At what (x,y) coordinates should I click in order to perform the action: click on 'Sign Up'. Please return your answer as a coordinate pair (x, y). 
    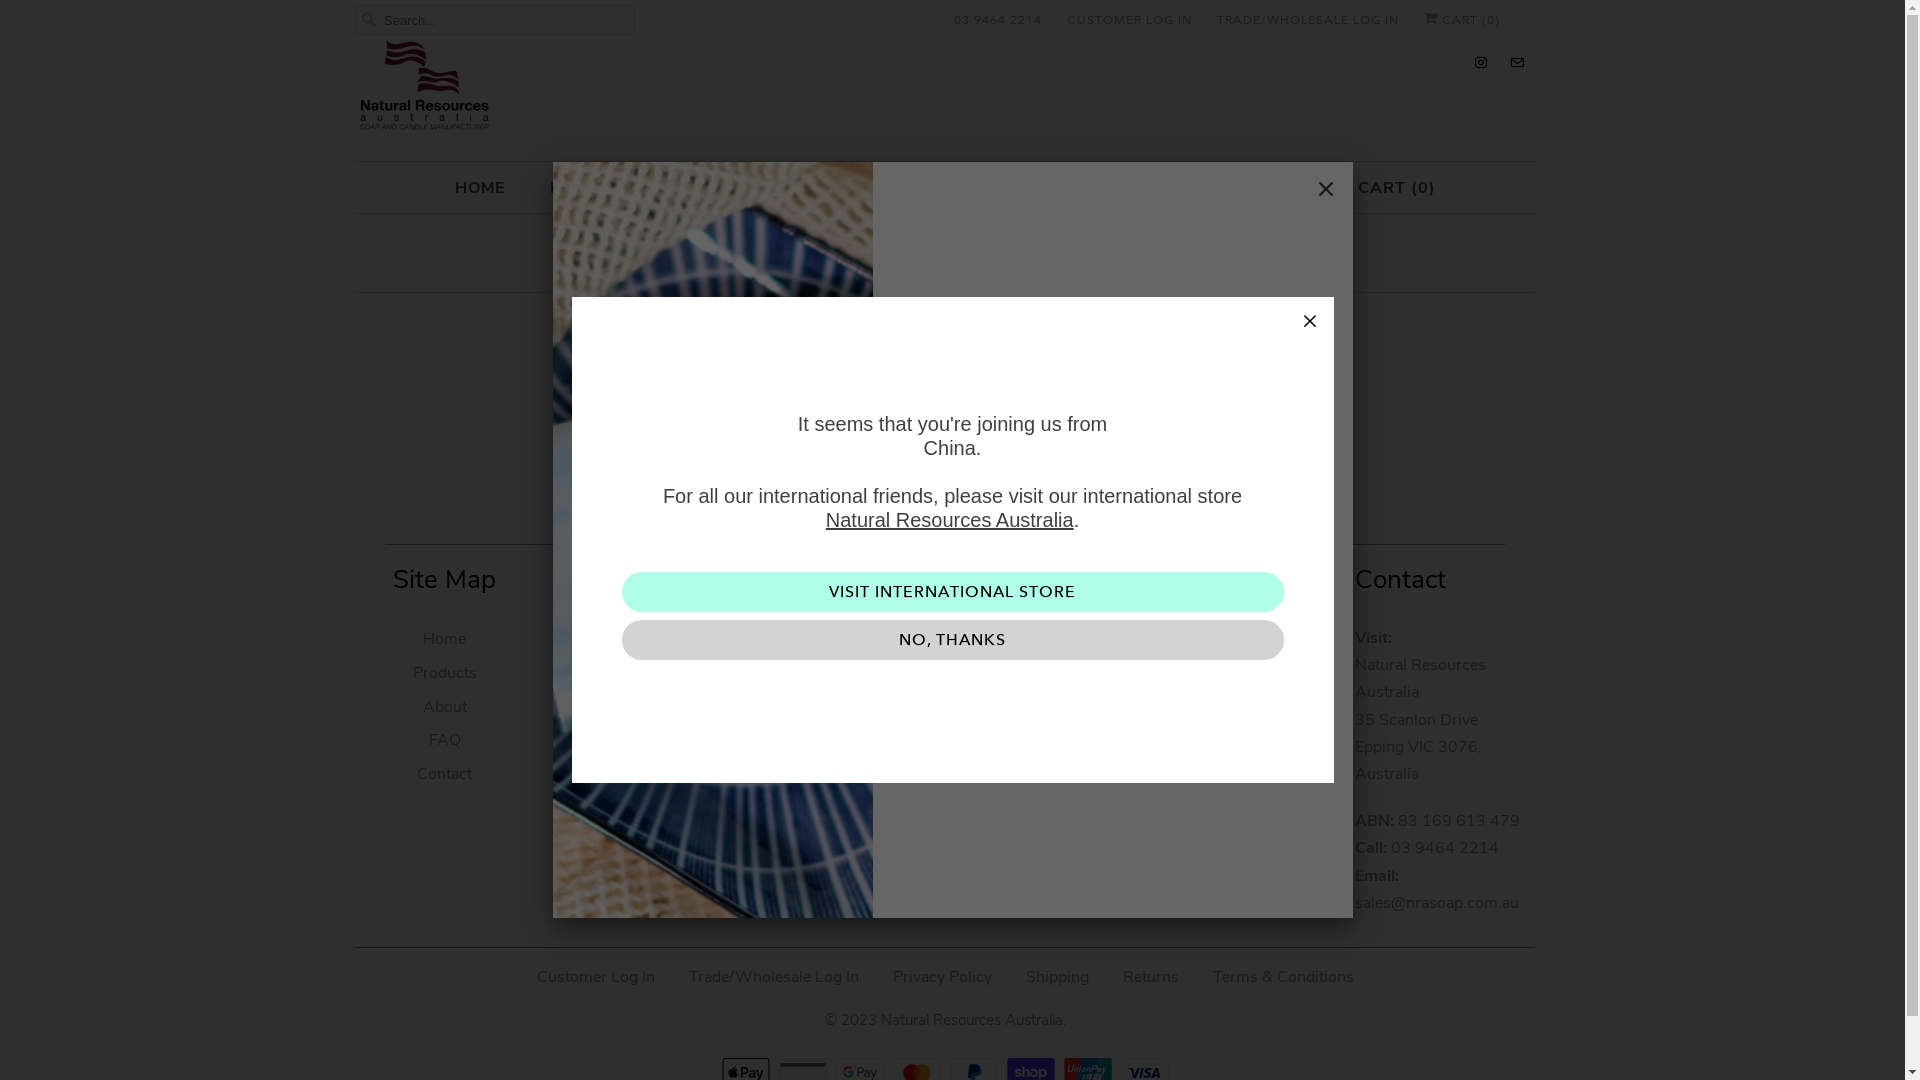
    Looking at the image, I should click on (1111, 750).